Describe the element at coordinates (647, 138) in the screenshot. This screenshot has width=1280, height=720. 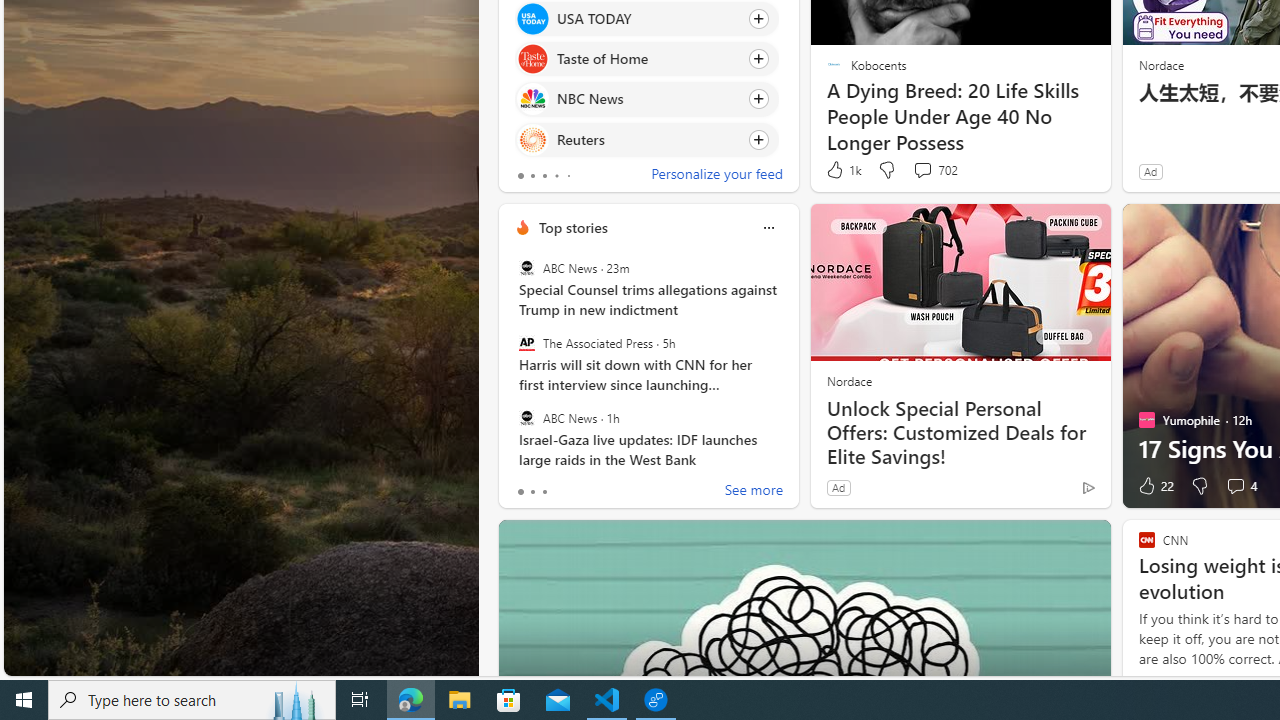
I see `'Click to follow source Reuters'` at that location.